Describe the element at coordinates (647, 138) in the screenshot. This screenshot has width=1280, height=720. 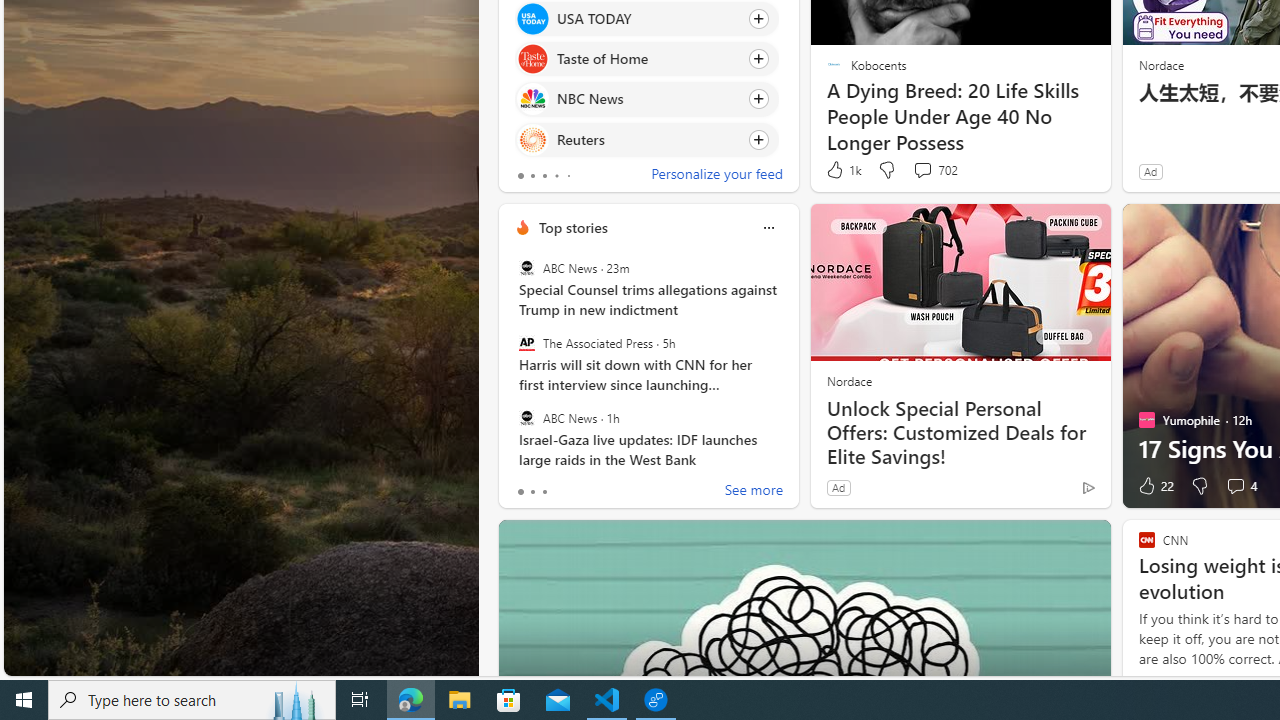
I see `'Click to follow source Reuters'` at that location.